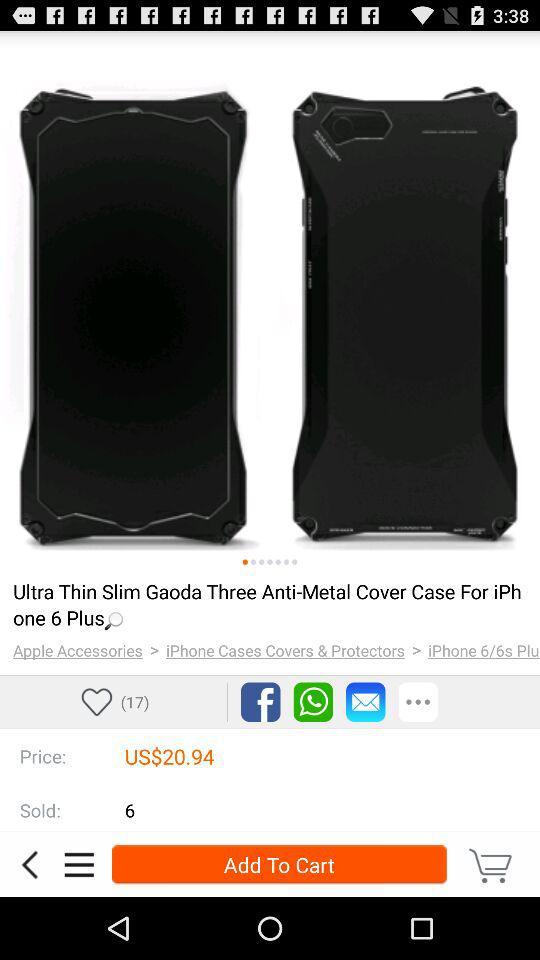 This screenshot has height=960, width=540. I want to click on item above the > icon, so click(267, 603).